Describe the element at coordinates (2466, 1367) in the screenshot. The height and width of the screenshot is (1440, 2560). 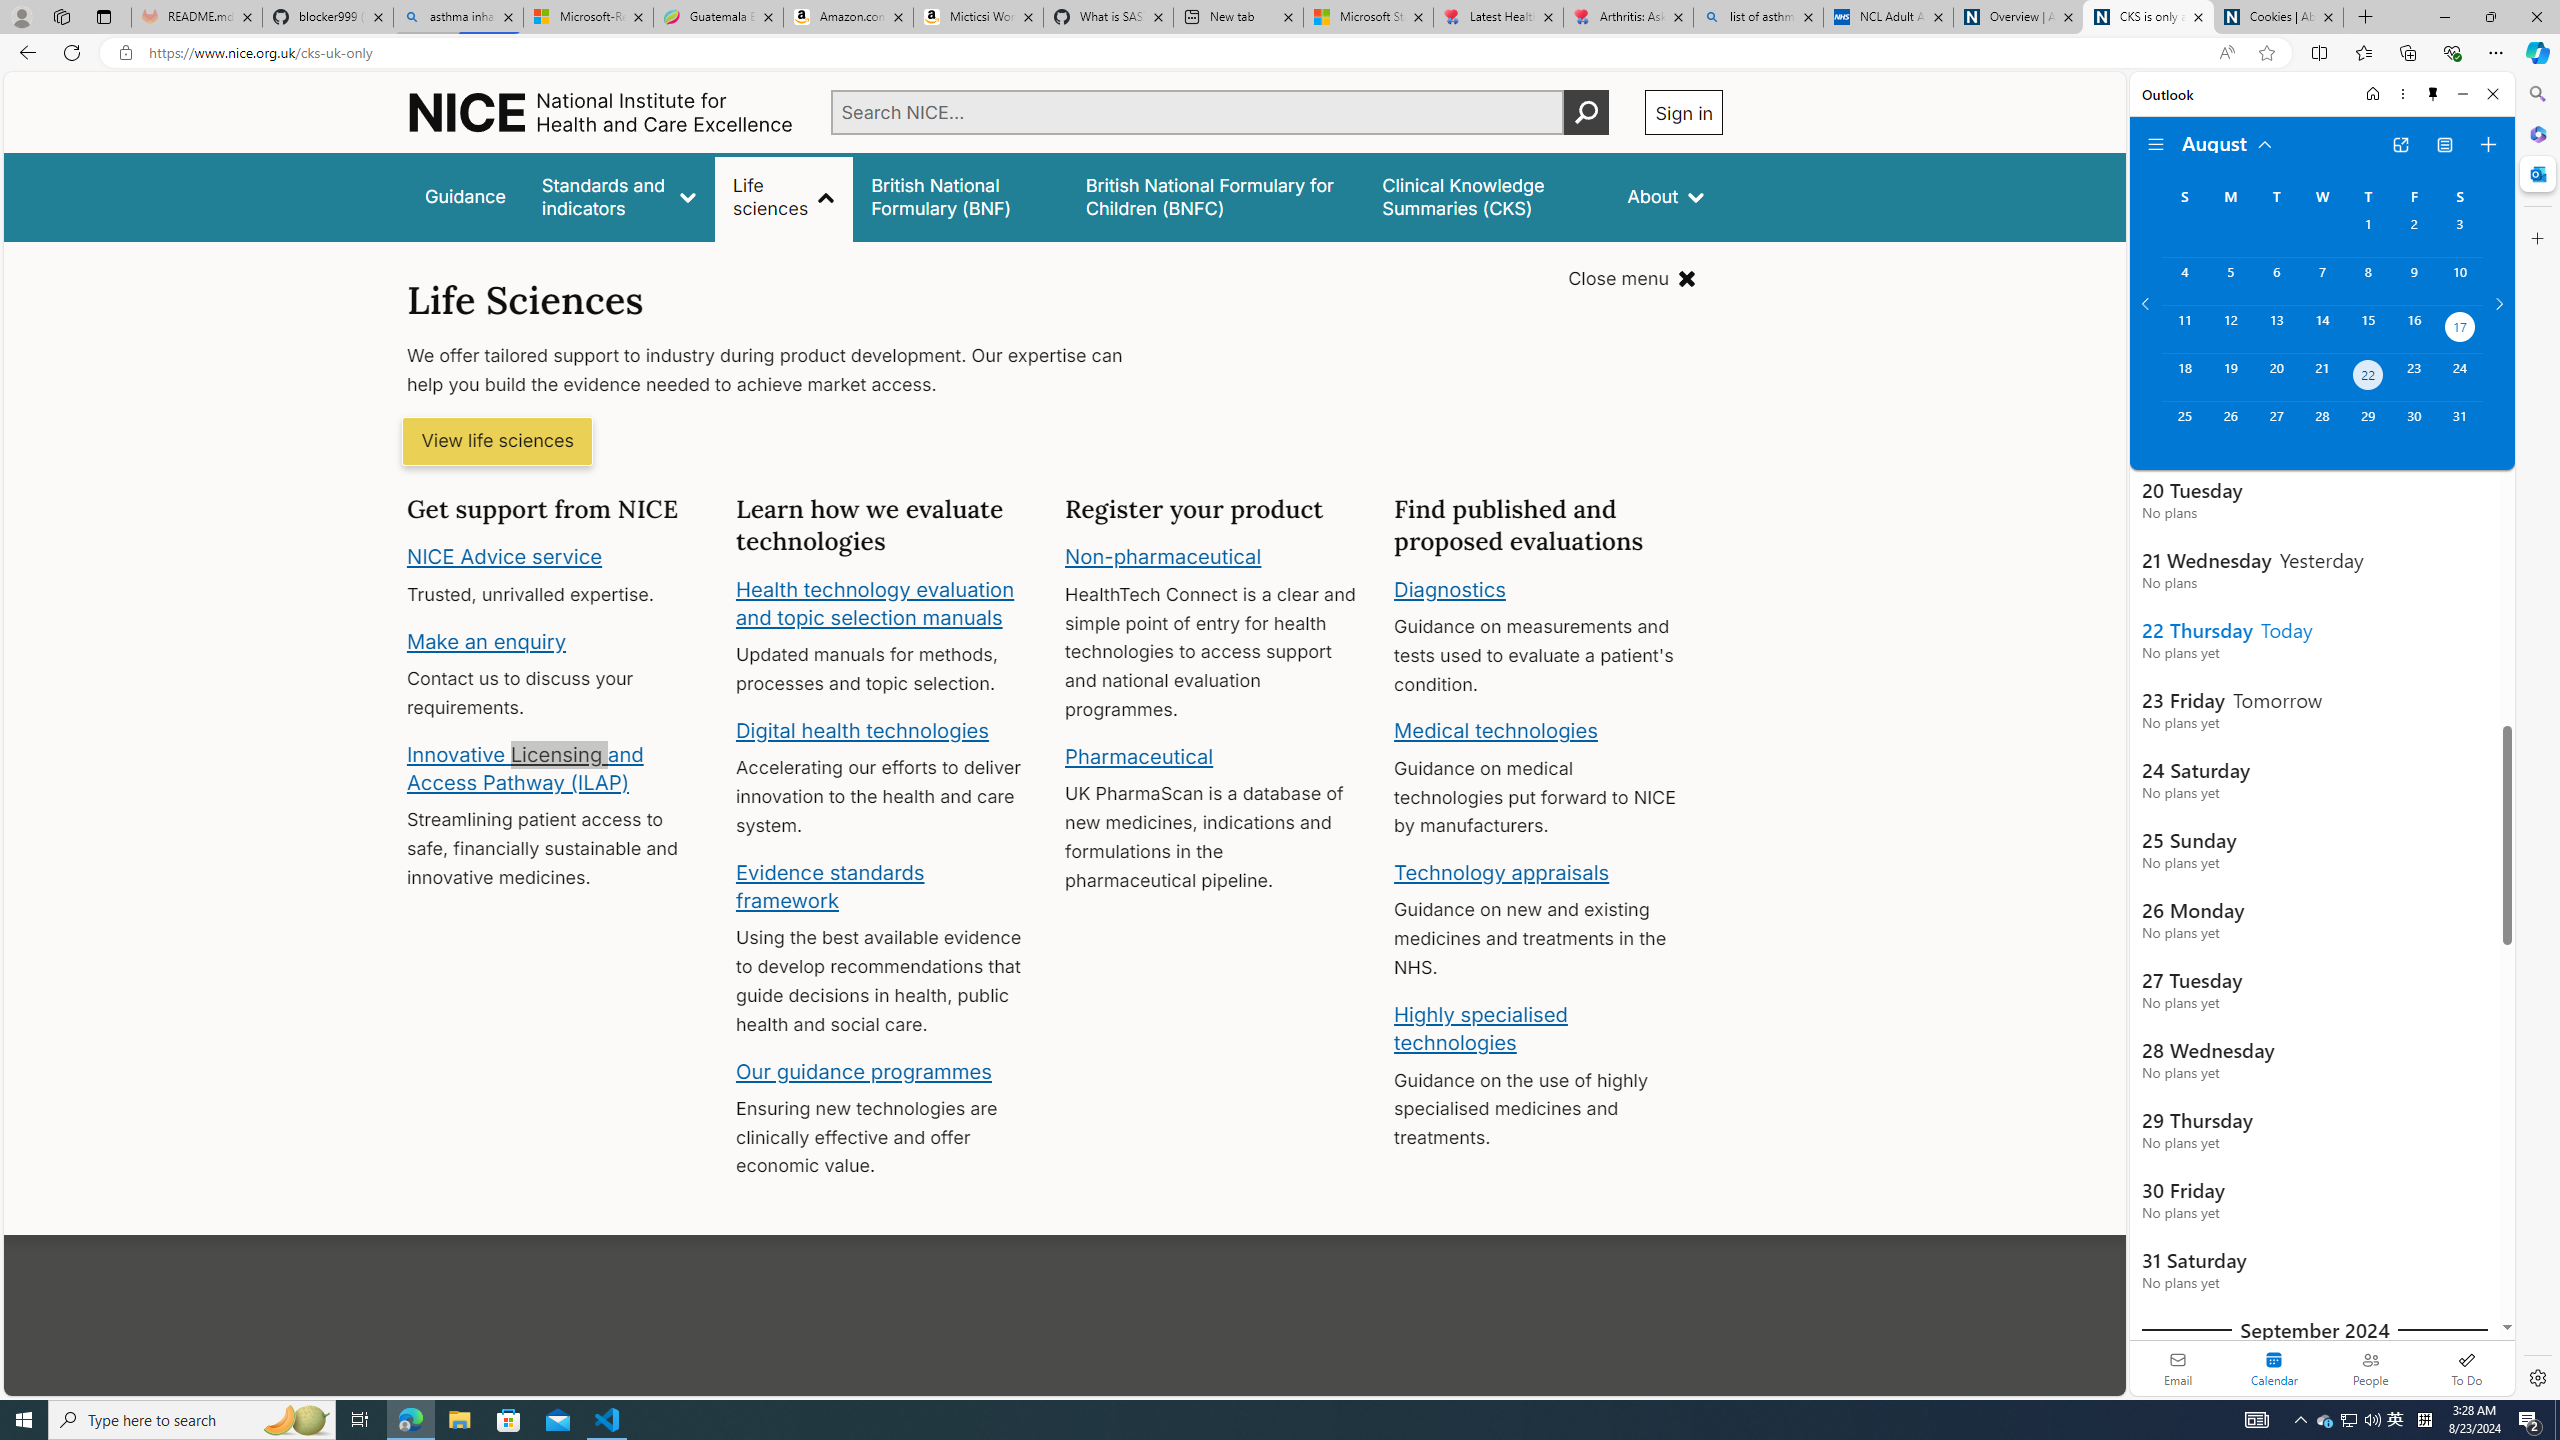
I see `'To Do'` at that location.